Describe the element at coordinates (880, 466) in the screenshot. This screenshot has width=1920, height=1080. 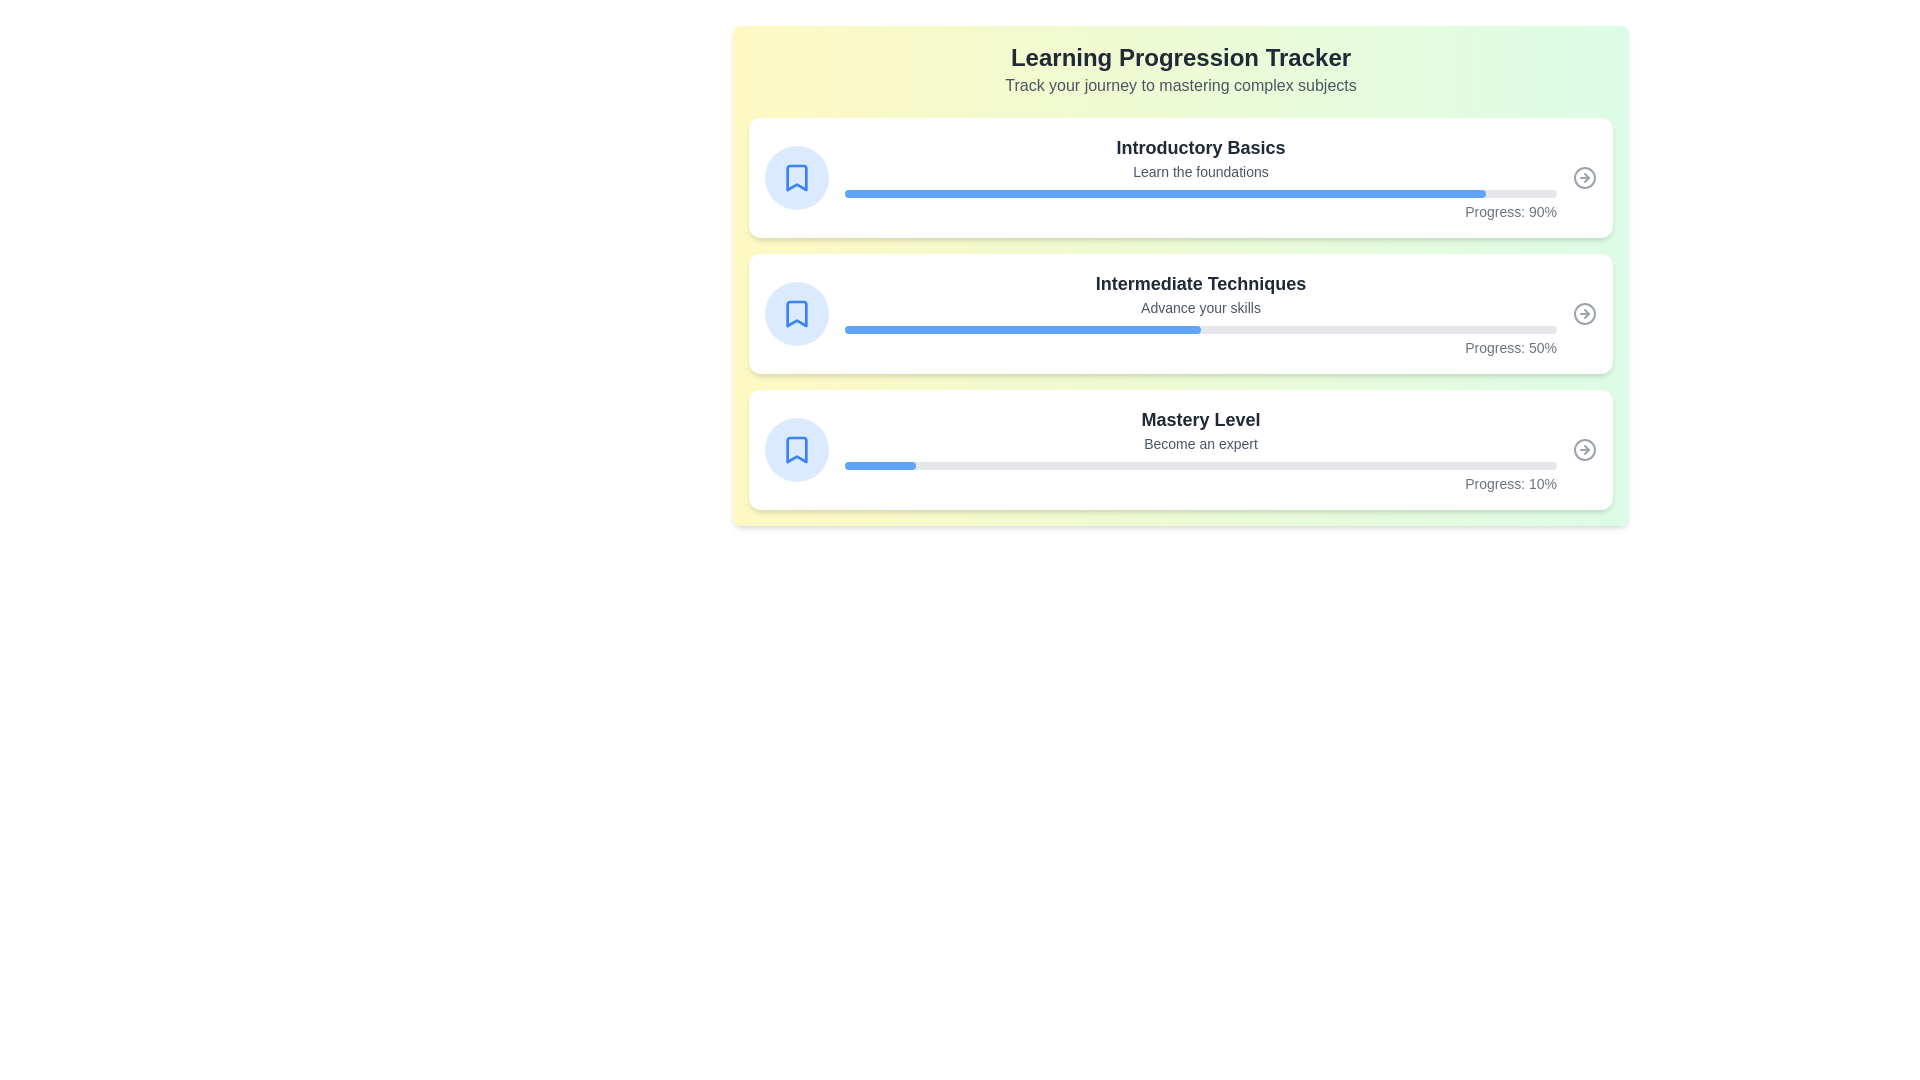
I see `the progress indicator that visually indicates approximately 10% completion within the horizontal progress bar located below the 'Mastery Level' section in the progression tracker interface` at that location.